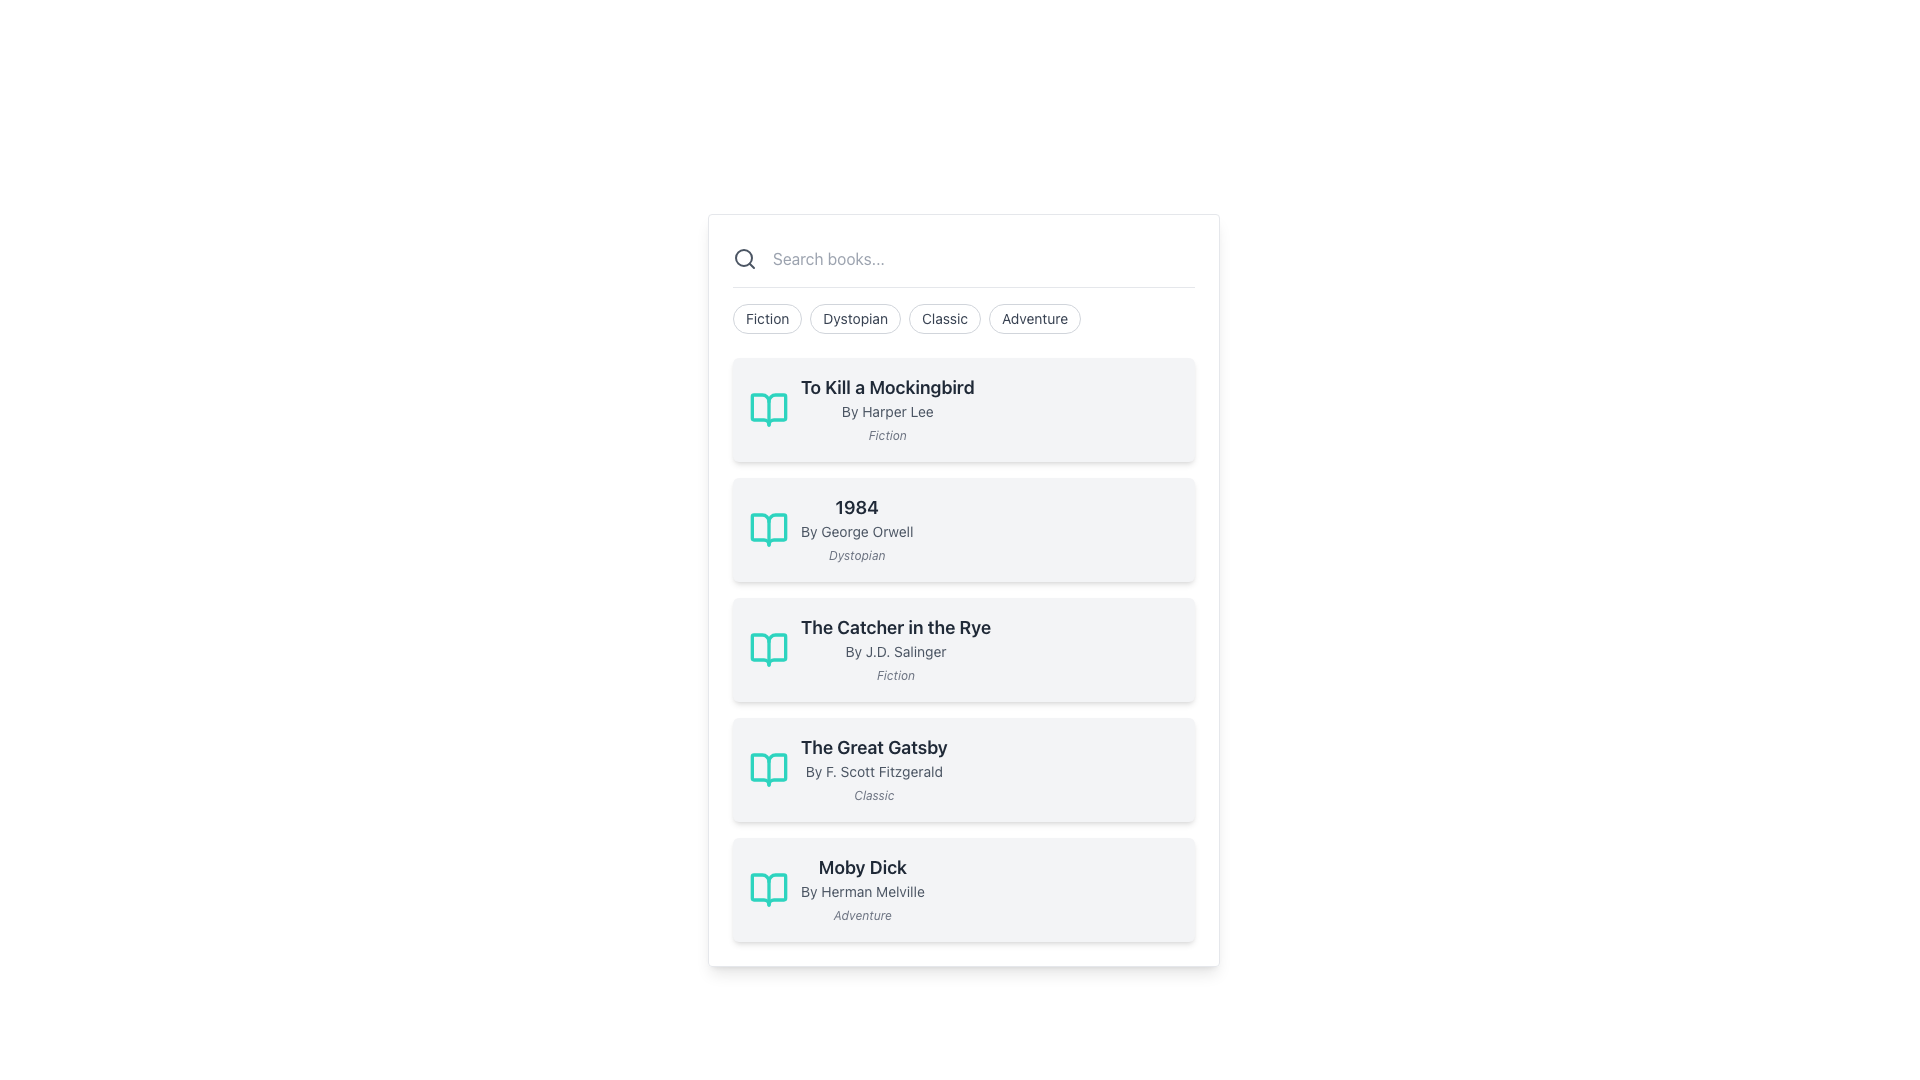 The width and height of the screenshot is (1920, 1080). I want to click on the Label stating 'By George Orwell', which is styled with a small font size and light gray color, positioned below the title '1984' in the book listing interface, so click(857, 531).